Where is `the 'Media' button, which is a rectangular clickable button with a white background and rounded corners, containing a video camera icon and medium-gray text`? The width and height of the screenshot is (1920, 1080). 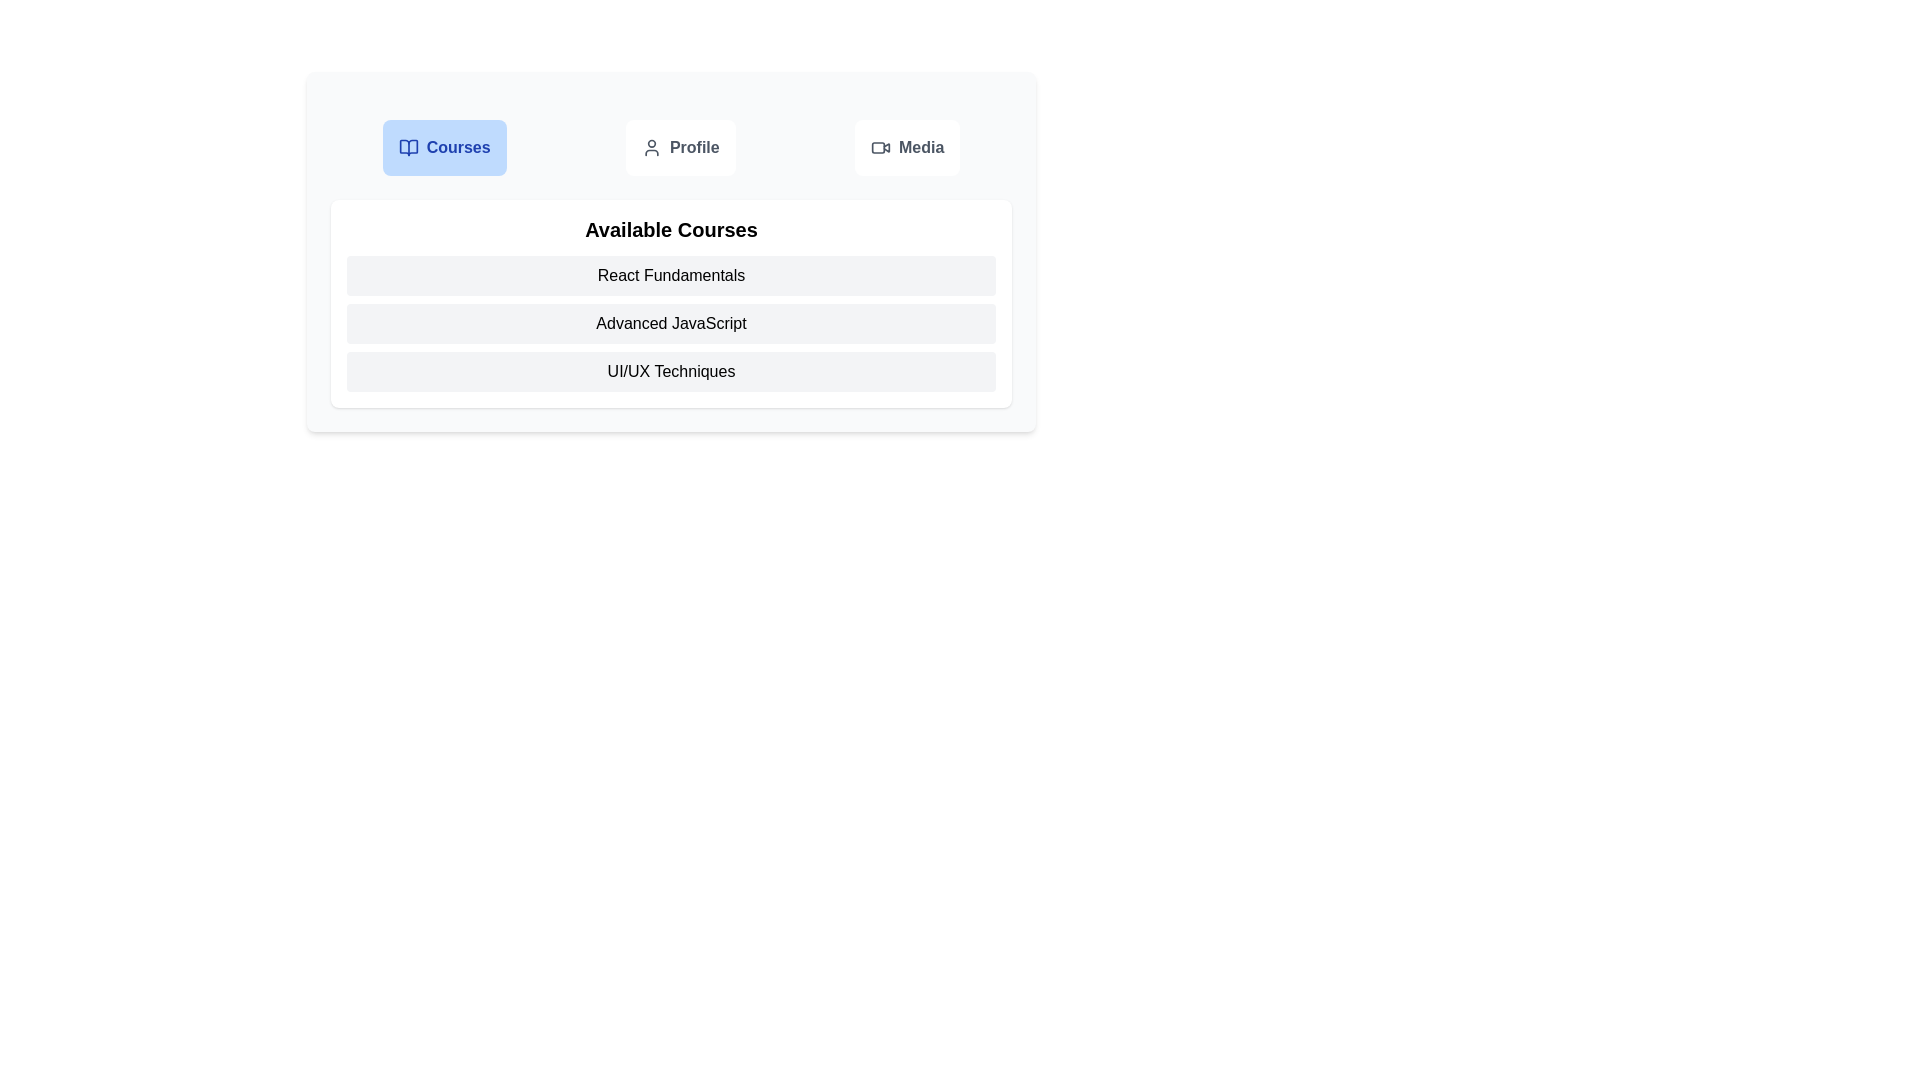 the 'Media' button, which is a rectangular clickable button with a white background and rounded corners, containing a video camera icon and medium-gray text is located at coordinates (906, 146).